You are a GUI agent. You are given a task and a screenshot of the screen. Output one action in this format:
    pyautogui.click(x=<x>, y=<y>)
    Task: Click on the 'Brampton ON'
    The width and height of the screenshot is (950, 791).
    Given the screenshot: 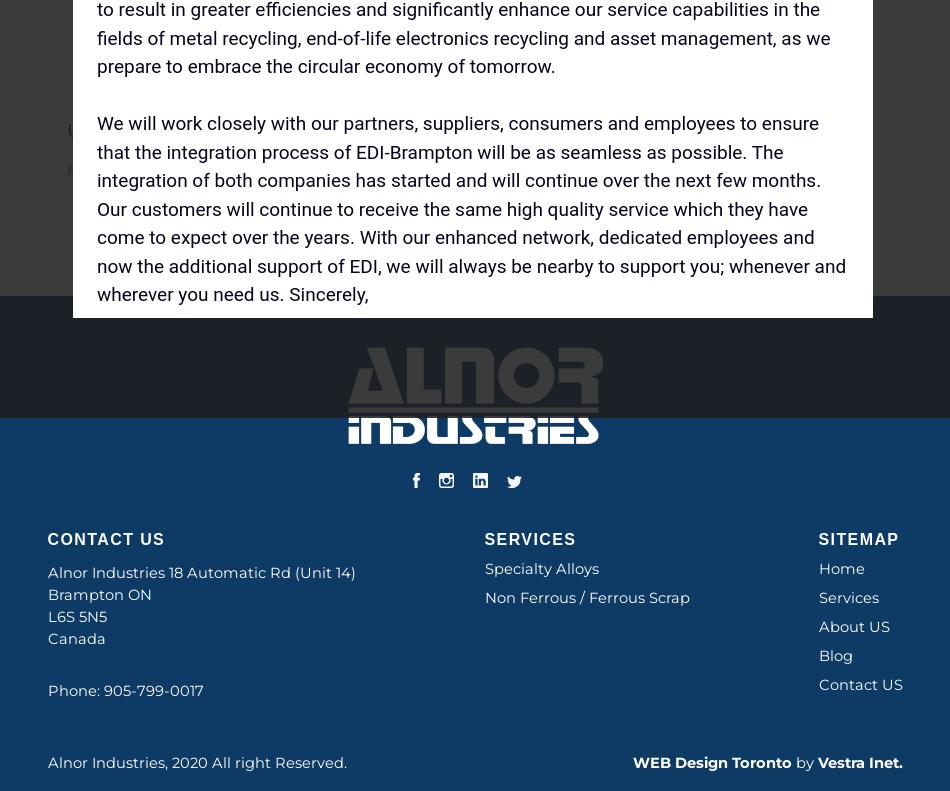 What is the action you would take?
    pyautogui.click(x=98, y=593)
    